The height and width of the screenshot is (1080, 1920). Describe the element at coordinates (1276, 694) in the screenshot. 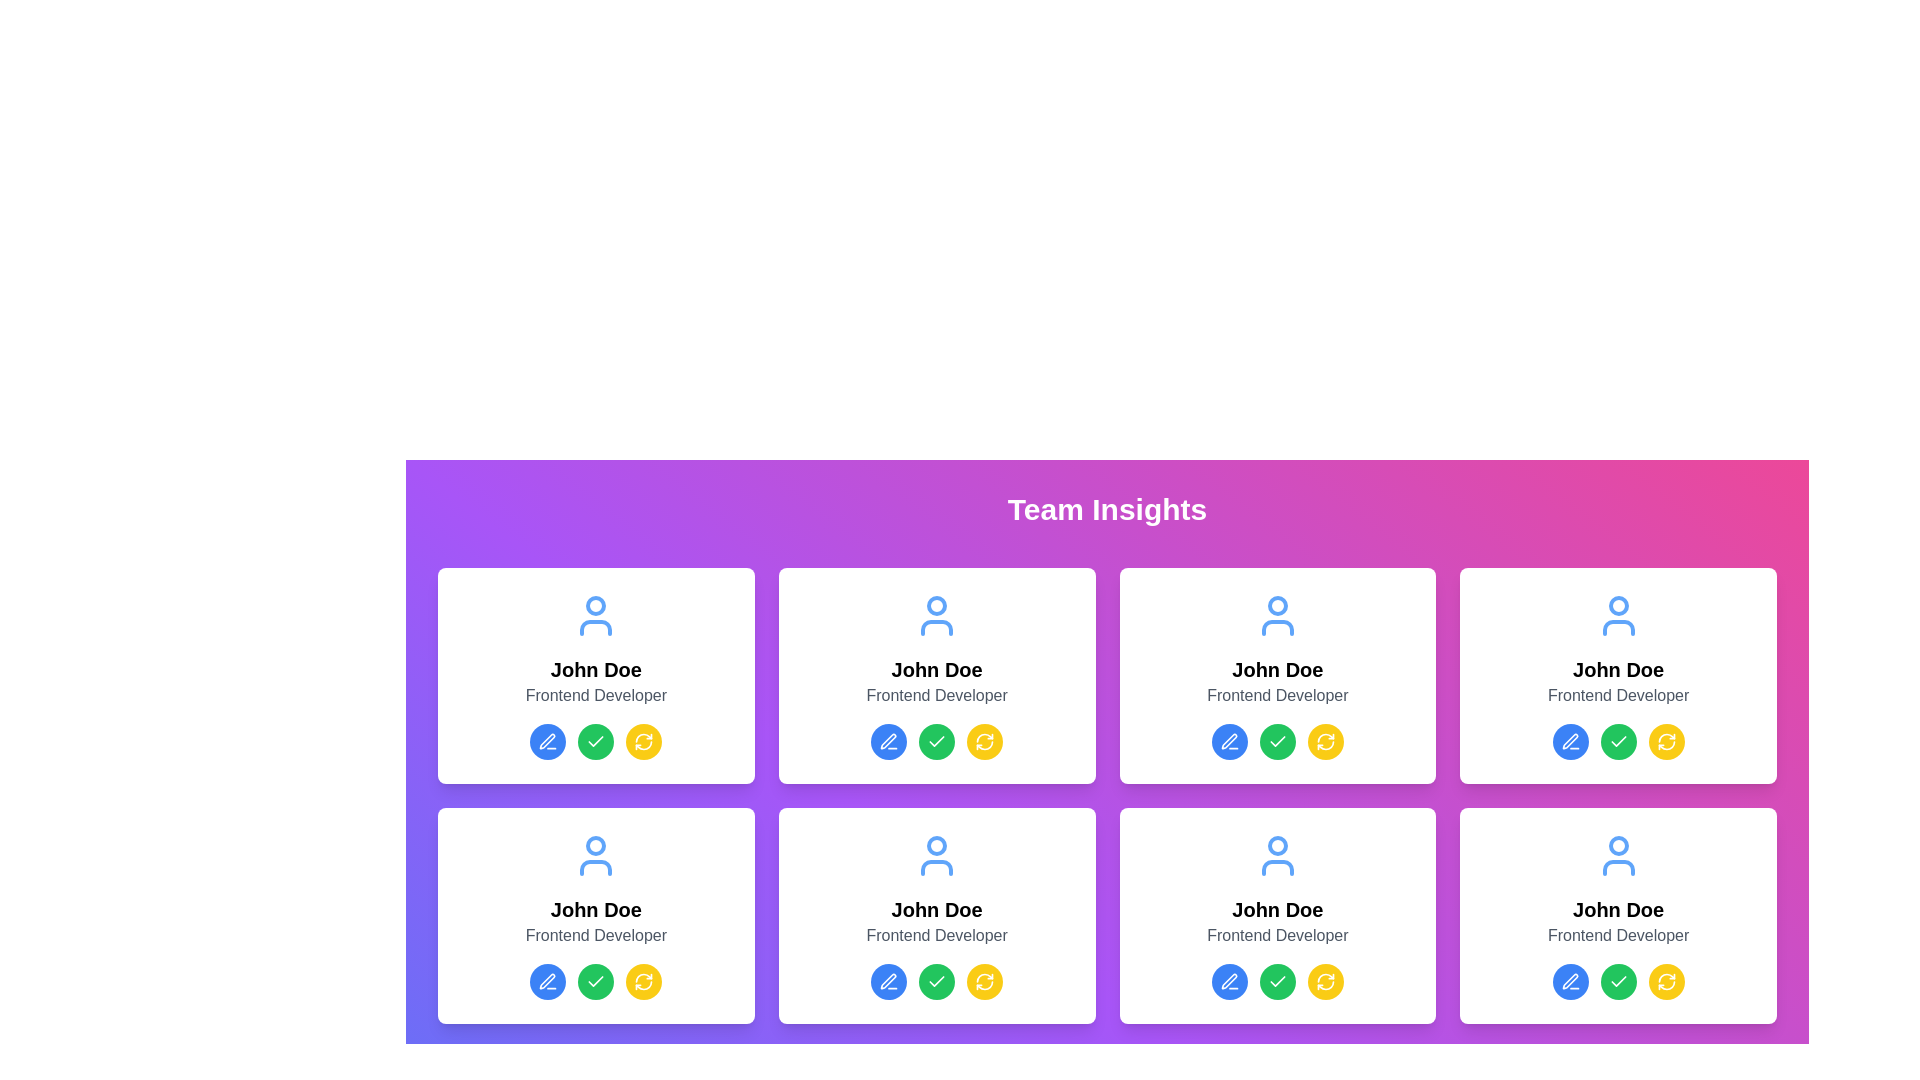

I see `text from the static label that reads 'Frontend Developer', which is styled in gray and located below the 'John Doe' label in the third card of the top row` at that location.